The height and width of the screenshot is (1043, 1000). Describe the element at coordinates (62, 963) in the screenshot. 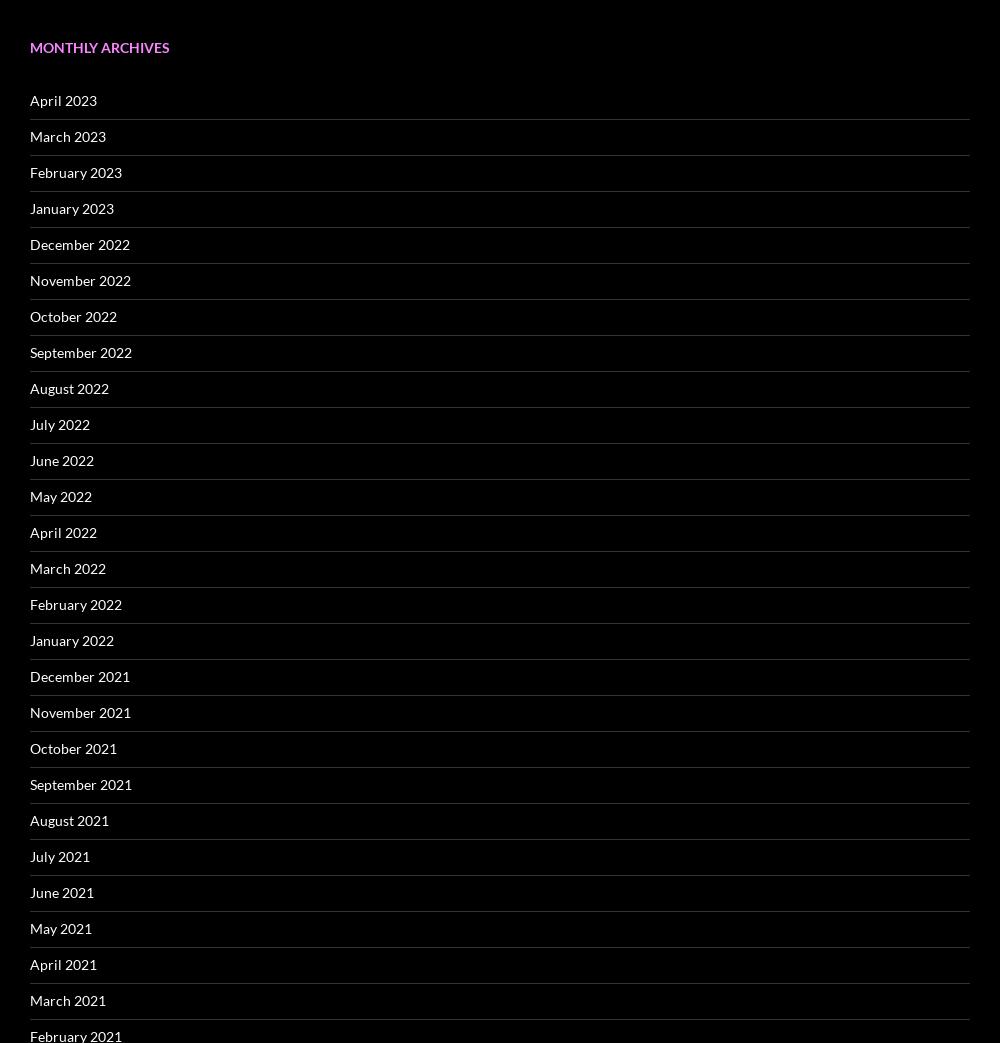

I see `'April 2021'` at that location.